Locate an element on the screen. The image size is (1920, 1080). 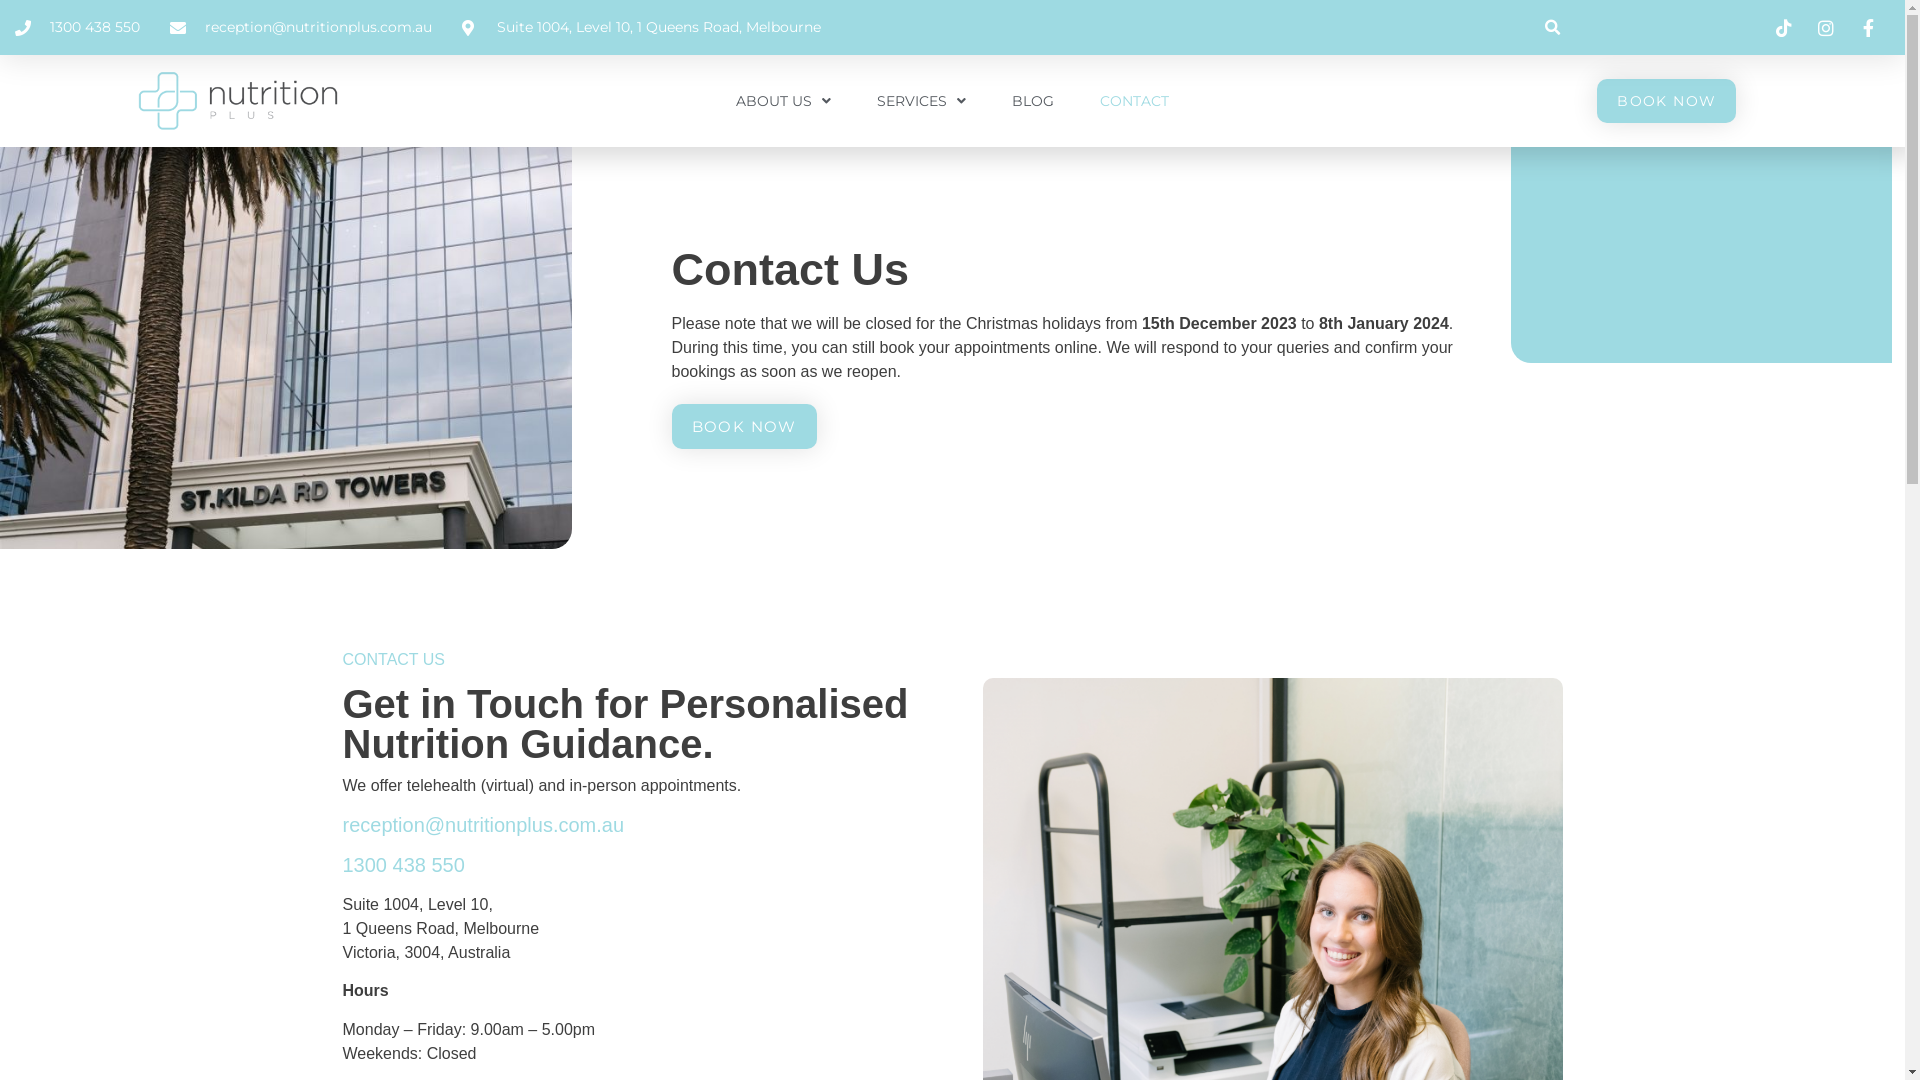
'SERVICES' is located at coordinates (920, 100).